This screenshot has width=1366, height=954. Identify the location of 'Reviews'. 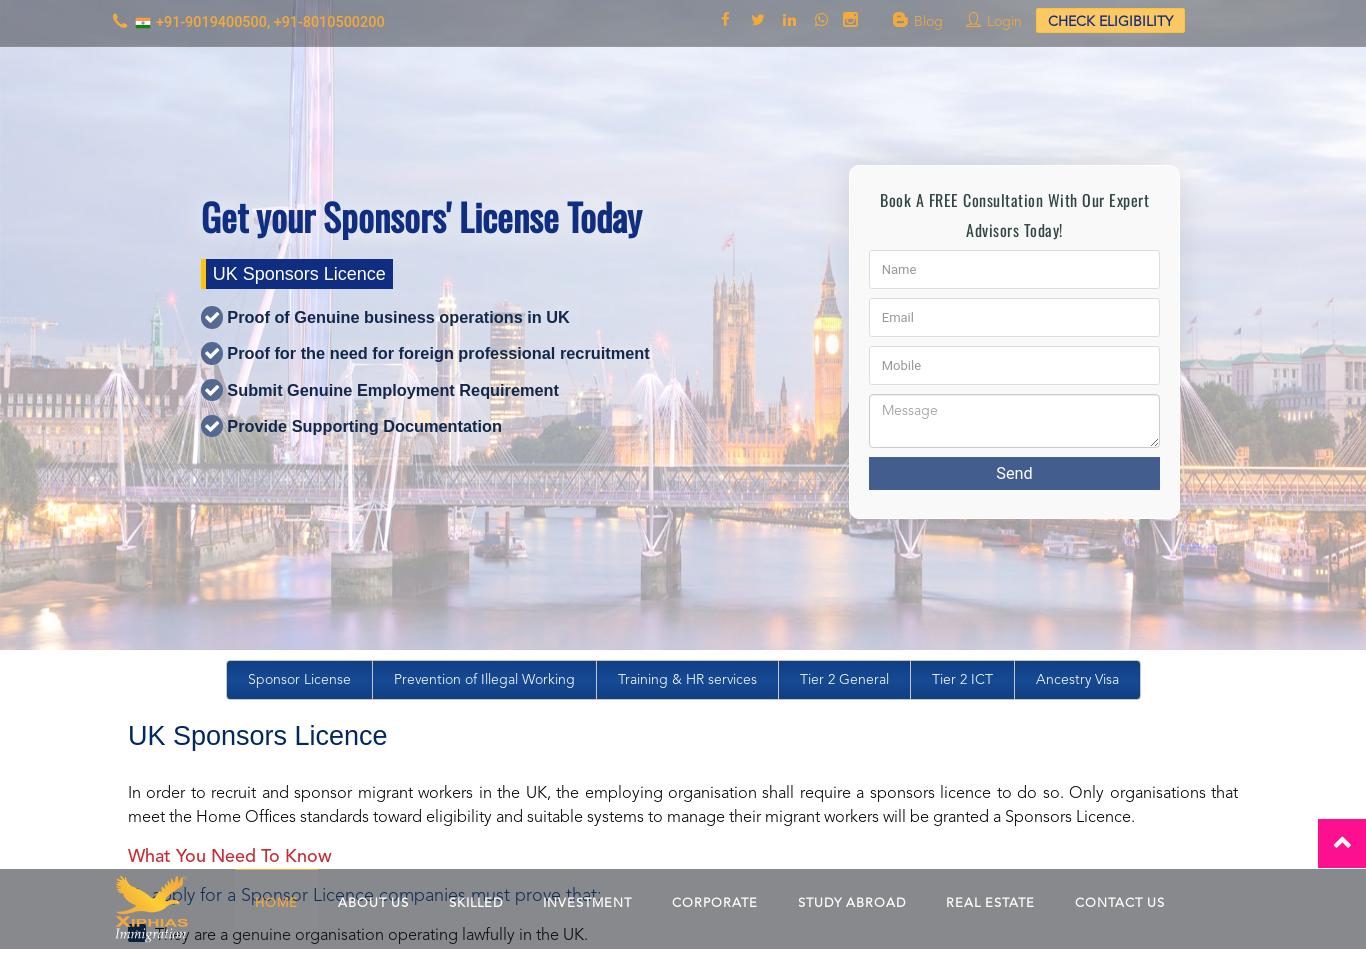
(698, 924).